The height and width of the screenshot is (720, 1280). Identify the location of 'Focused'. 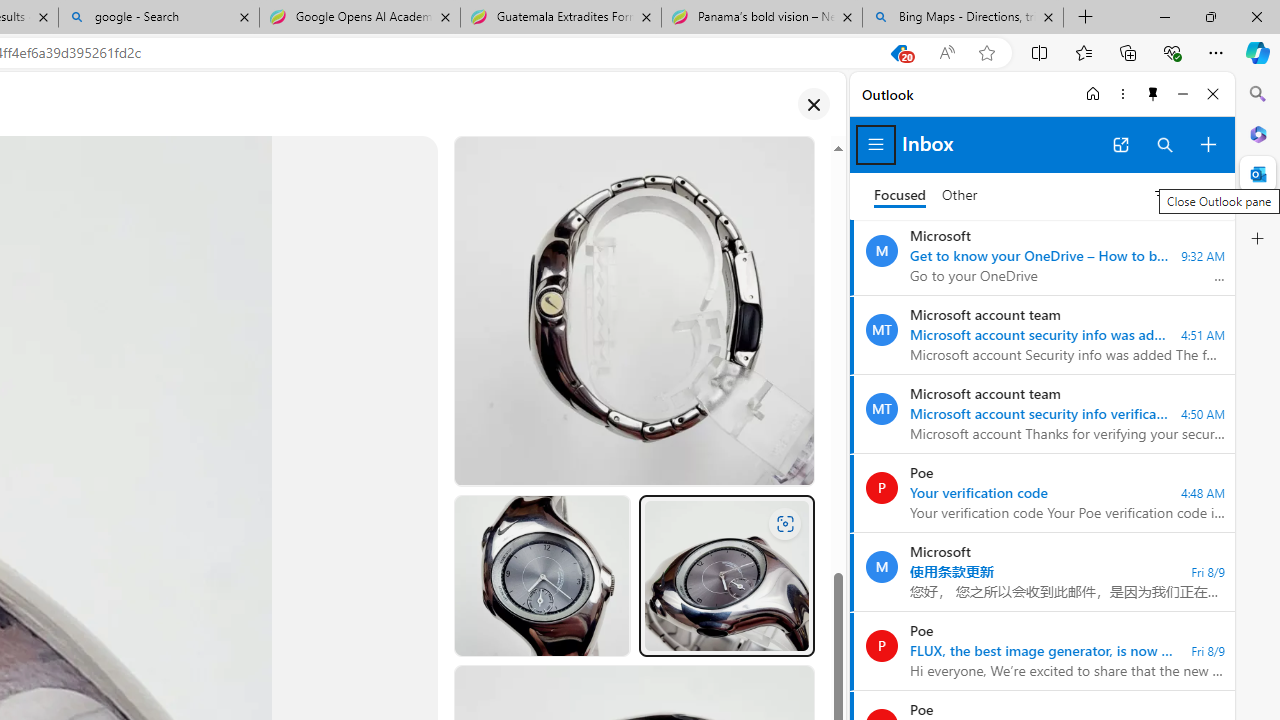
(899, 195).